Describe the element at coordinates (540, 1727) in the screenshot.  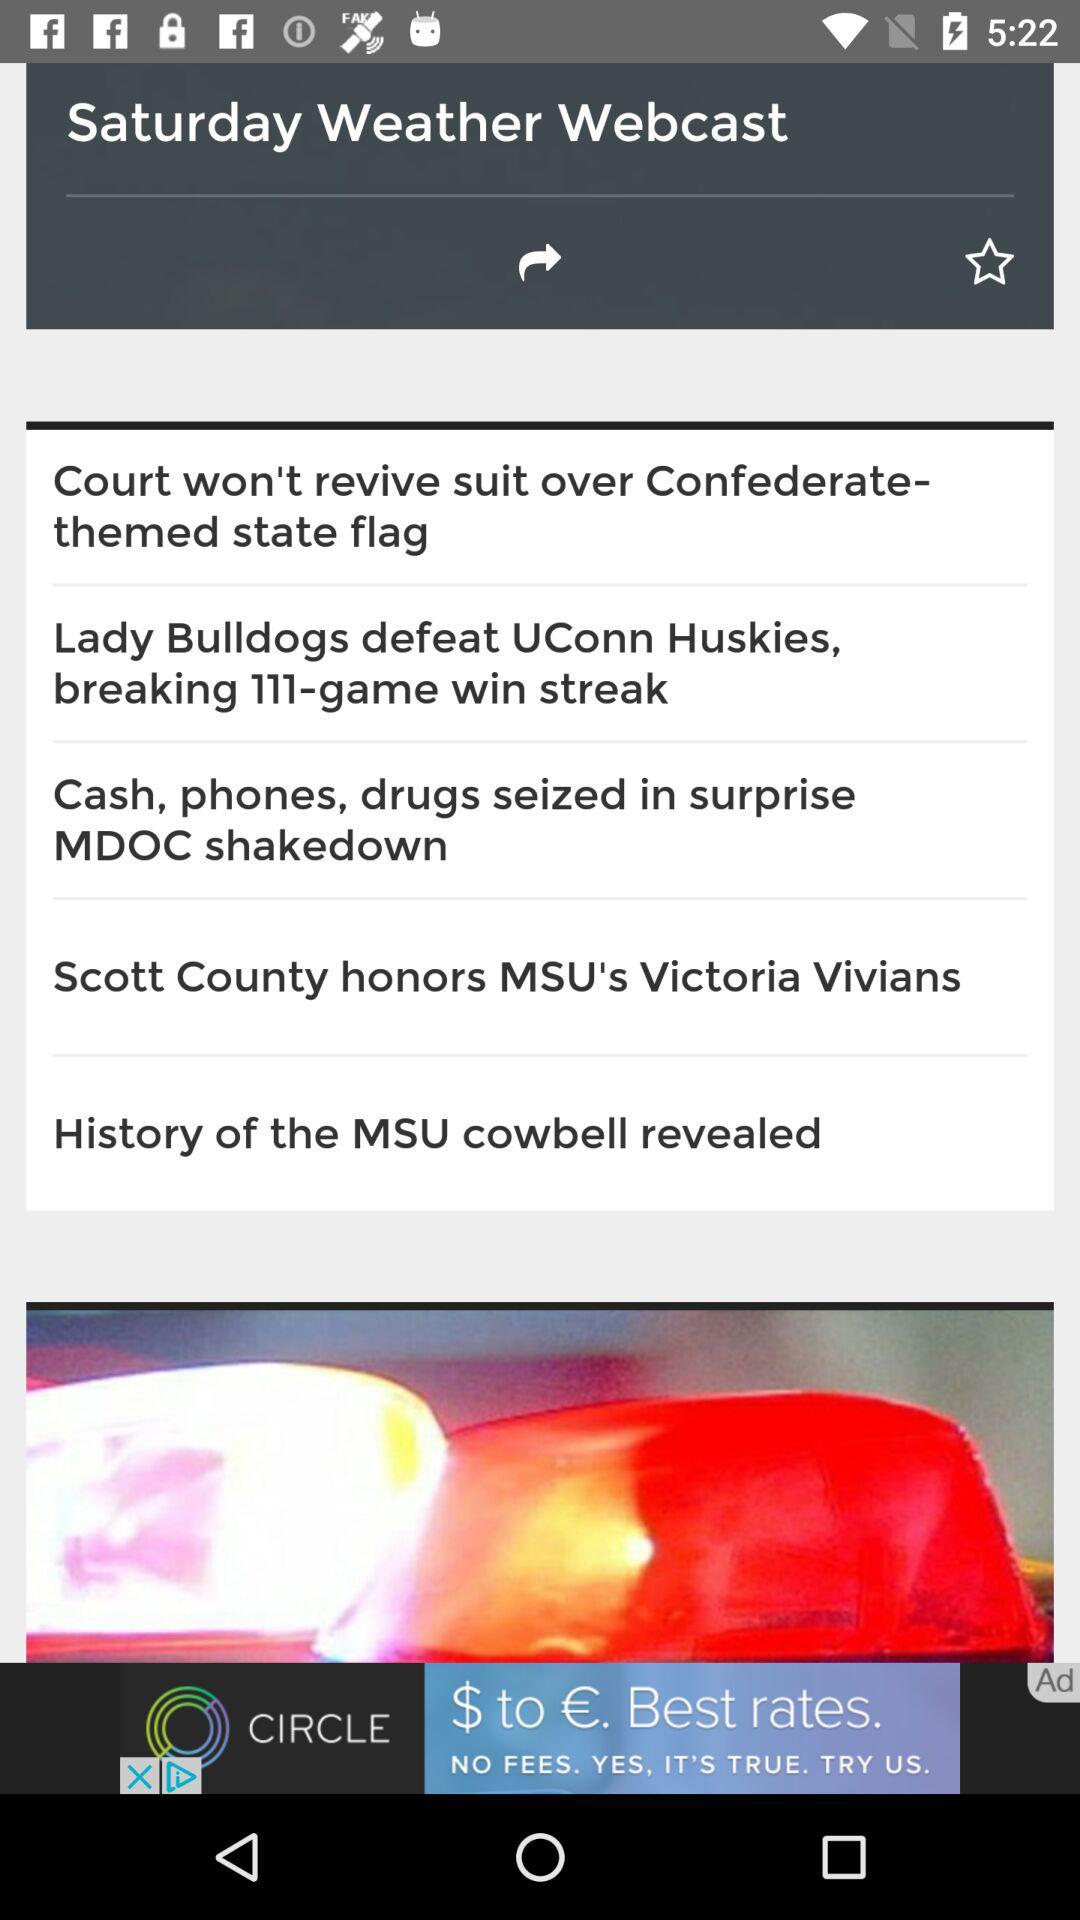
I see `advertisement link` at that location.